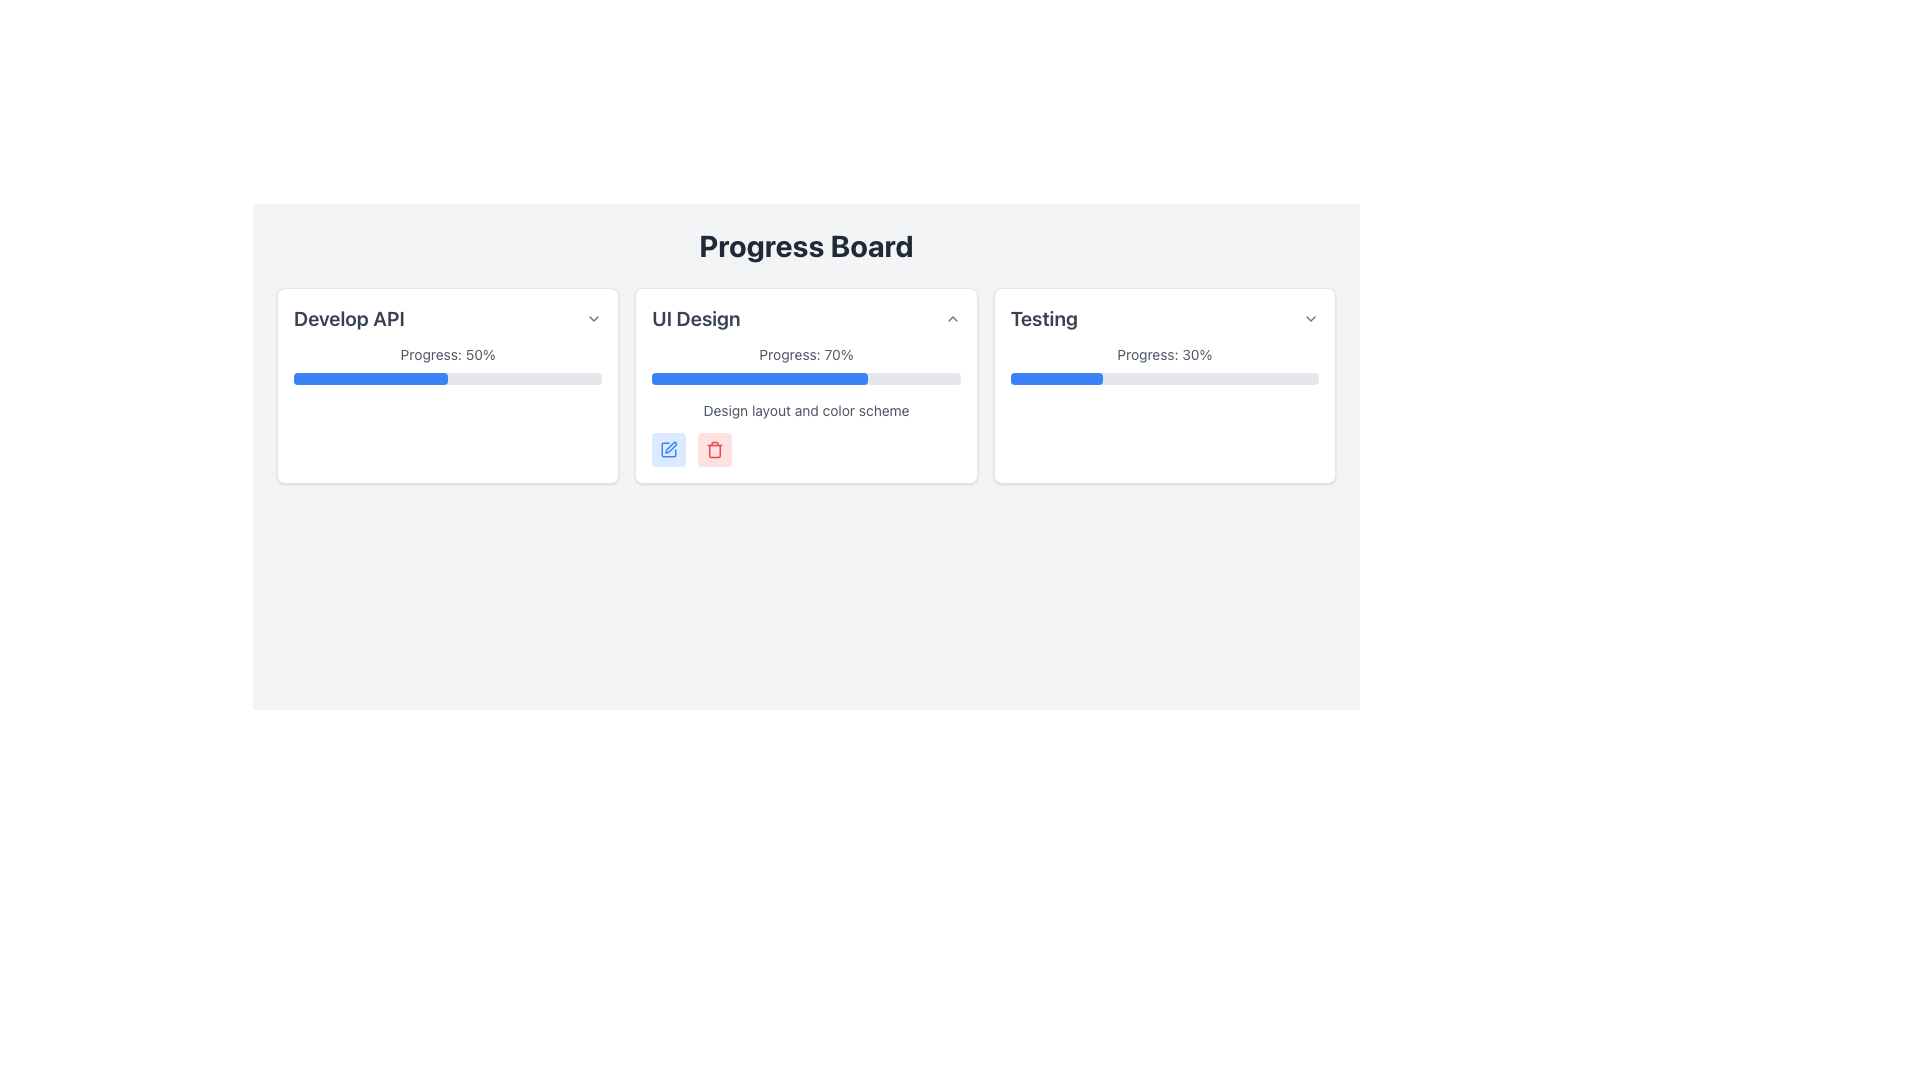 The height and width of the screenshot is (1080, 1920). I want to click on the leftmost button with a light blue background and a pen icon in the 'UI Design' section, so click(669, 450).